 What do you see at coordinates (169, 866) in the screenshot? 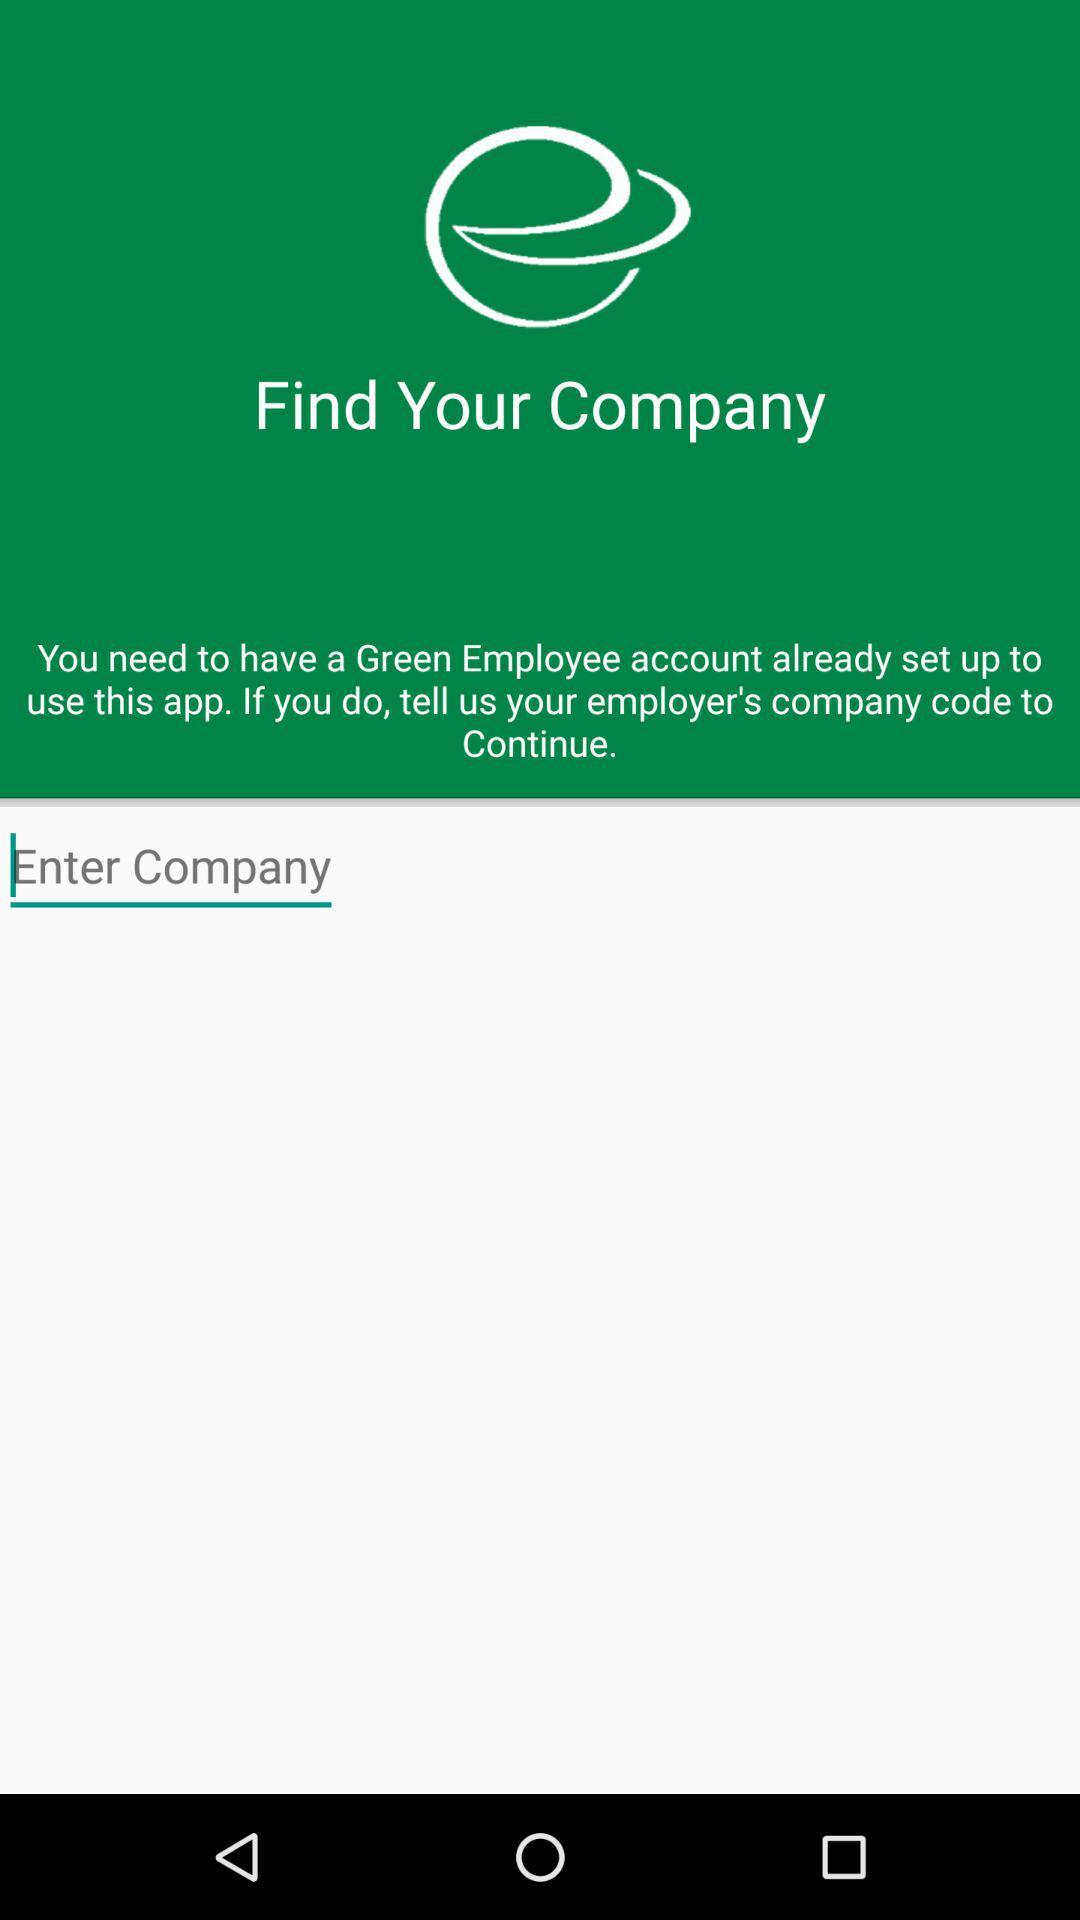
I see `company` at bounding box center [169, 866].